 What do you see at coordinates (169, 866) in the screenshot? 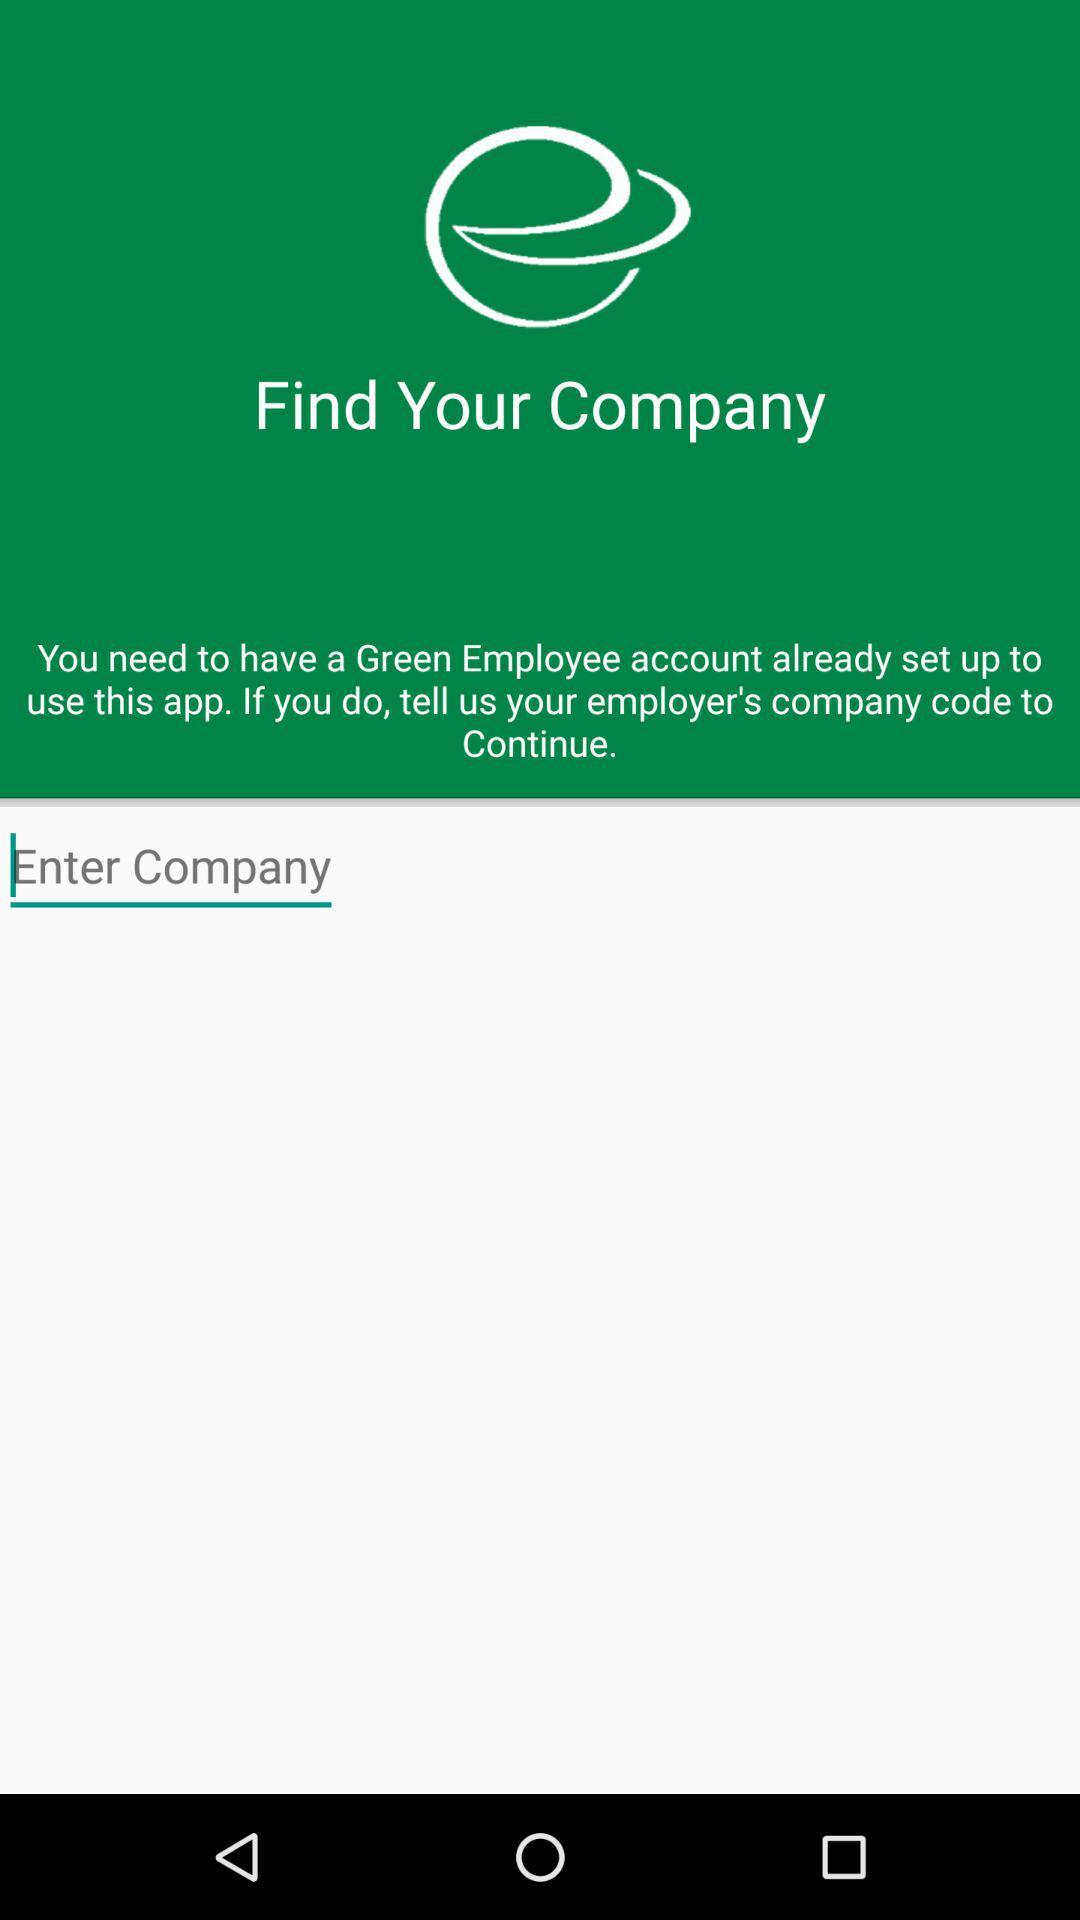
I see `company` at bounding box center [169, 866].